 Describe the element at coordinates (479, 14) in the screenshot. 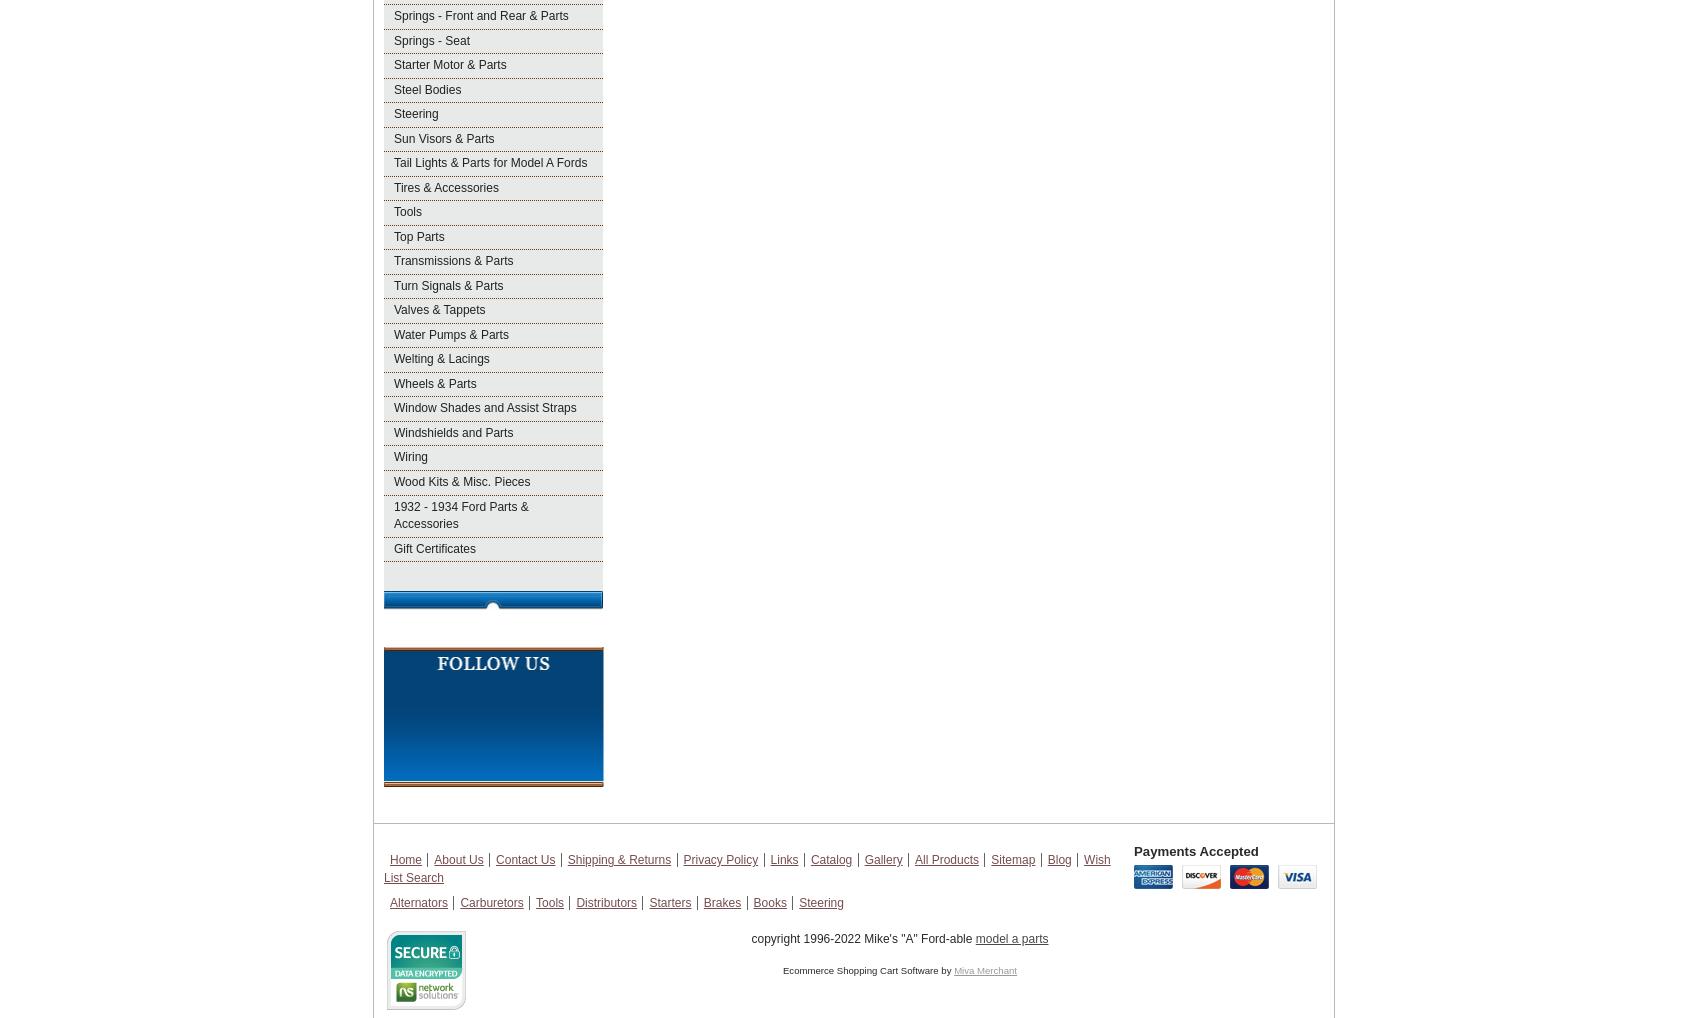

I see `'Springs - Front and Rear & Parts'` at that location.